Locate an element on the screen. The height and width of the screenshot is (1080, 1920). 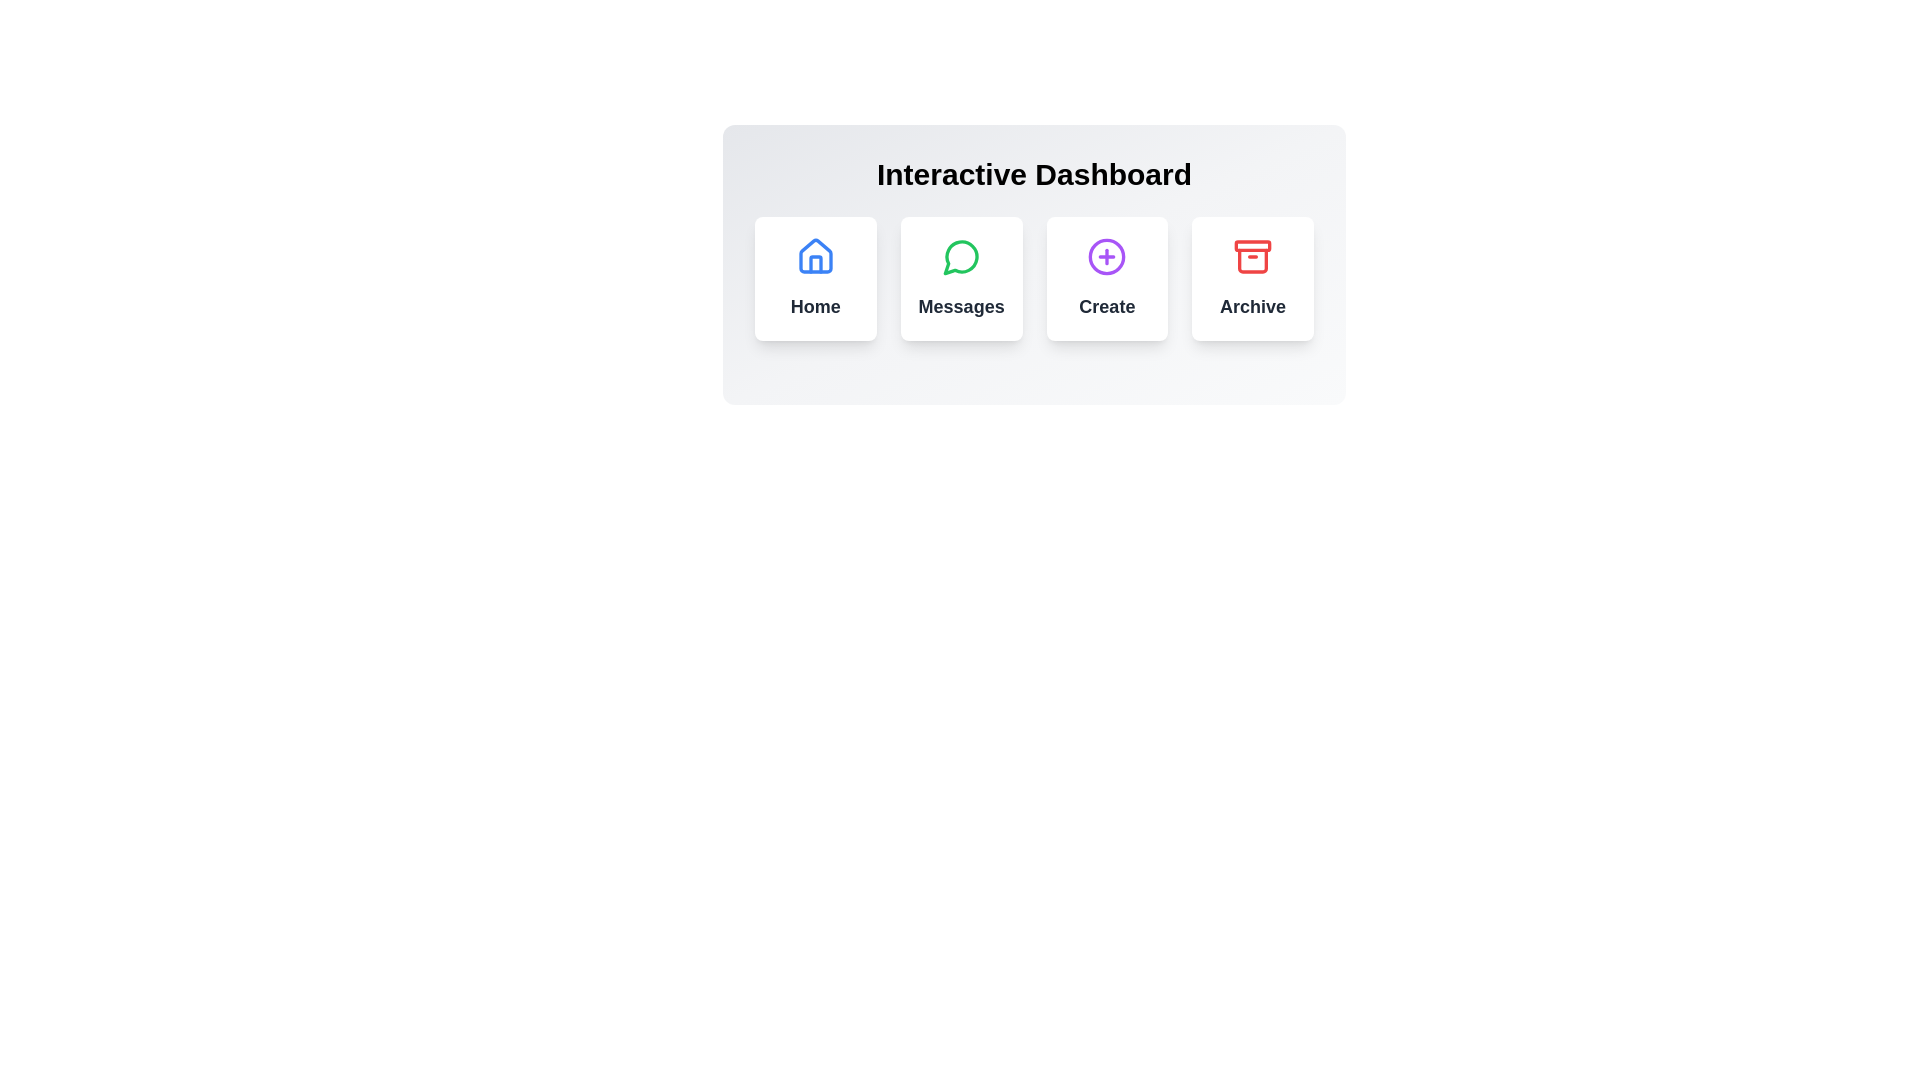
the circular 'plus' icon with a purple outline and a '+' symbol inside, located above the text 'Create' in the third card of a horizontal row of interactive cards is located at coordinates (1106, 256).